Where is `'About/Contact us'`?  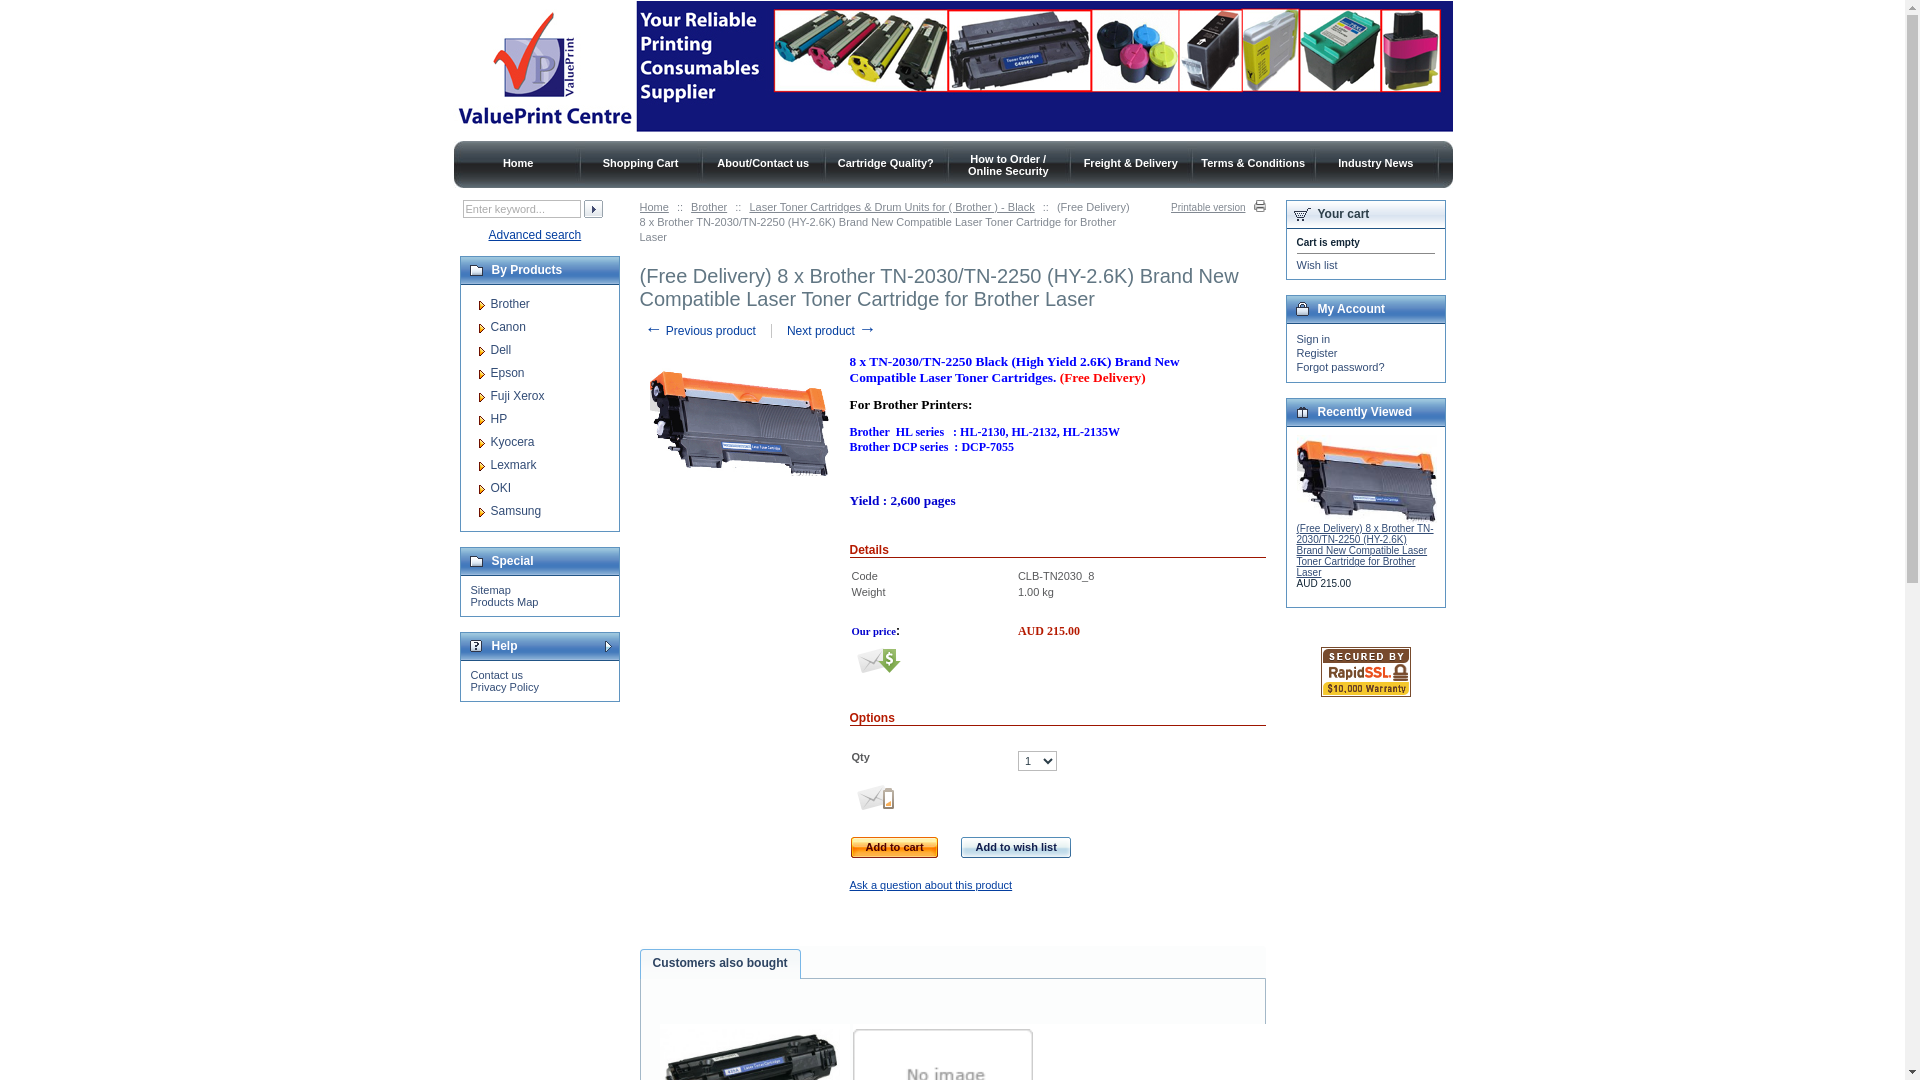 'About/Contact us' is located at coordinates (762, 161).